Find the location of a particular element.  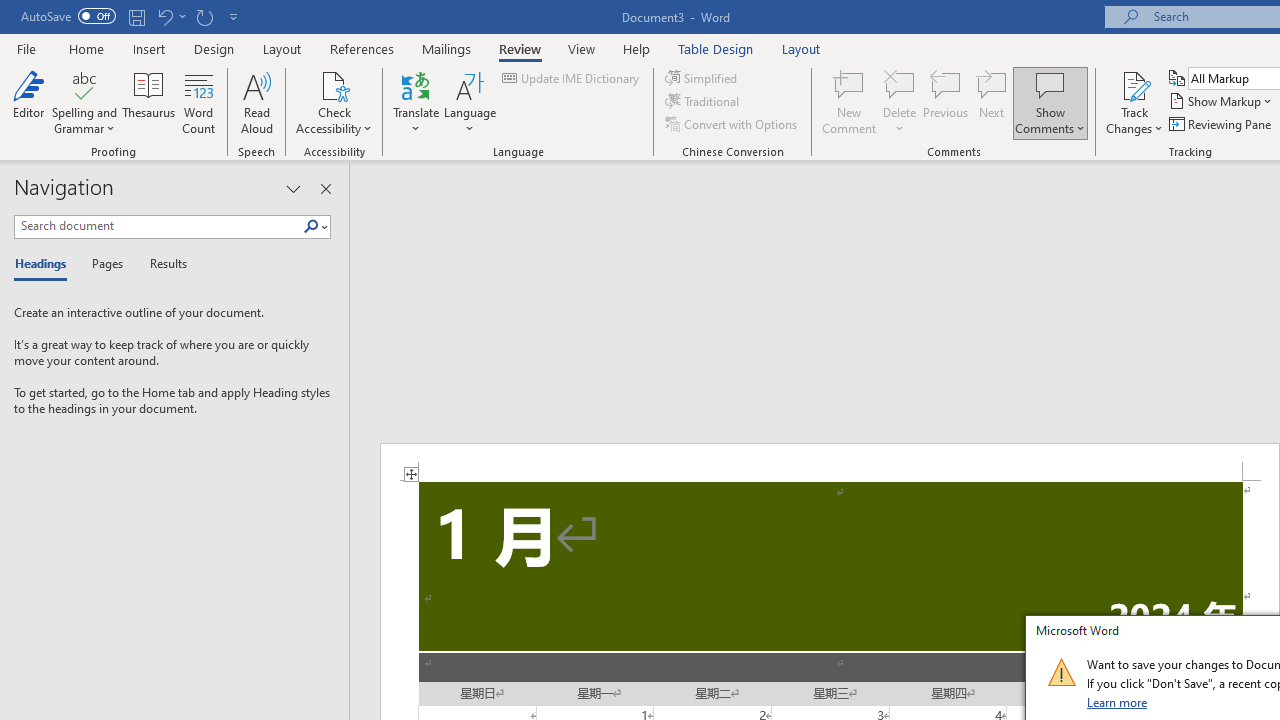

'Convert with Options...' is located at coordinates (731, 124).